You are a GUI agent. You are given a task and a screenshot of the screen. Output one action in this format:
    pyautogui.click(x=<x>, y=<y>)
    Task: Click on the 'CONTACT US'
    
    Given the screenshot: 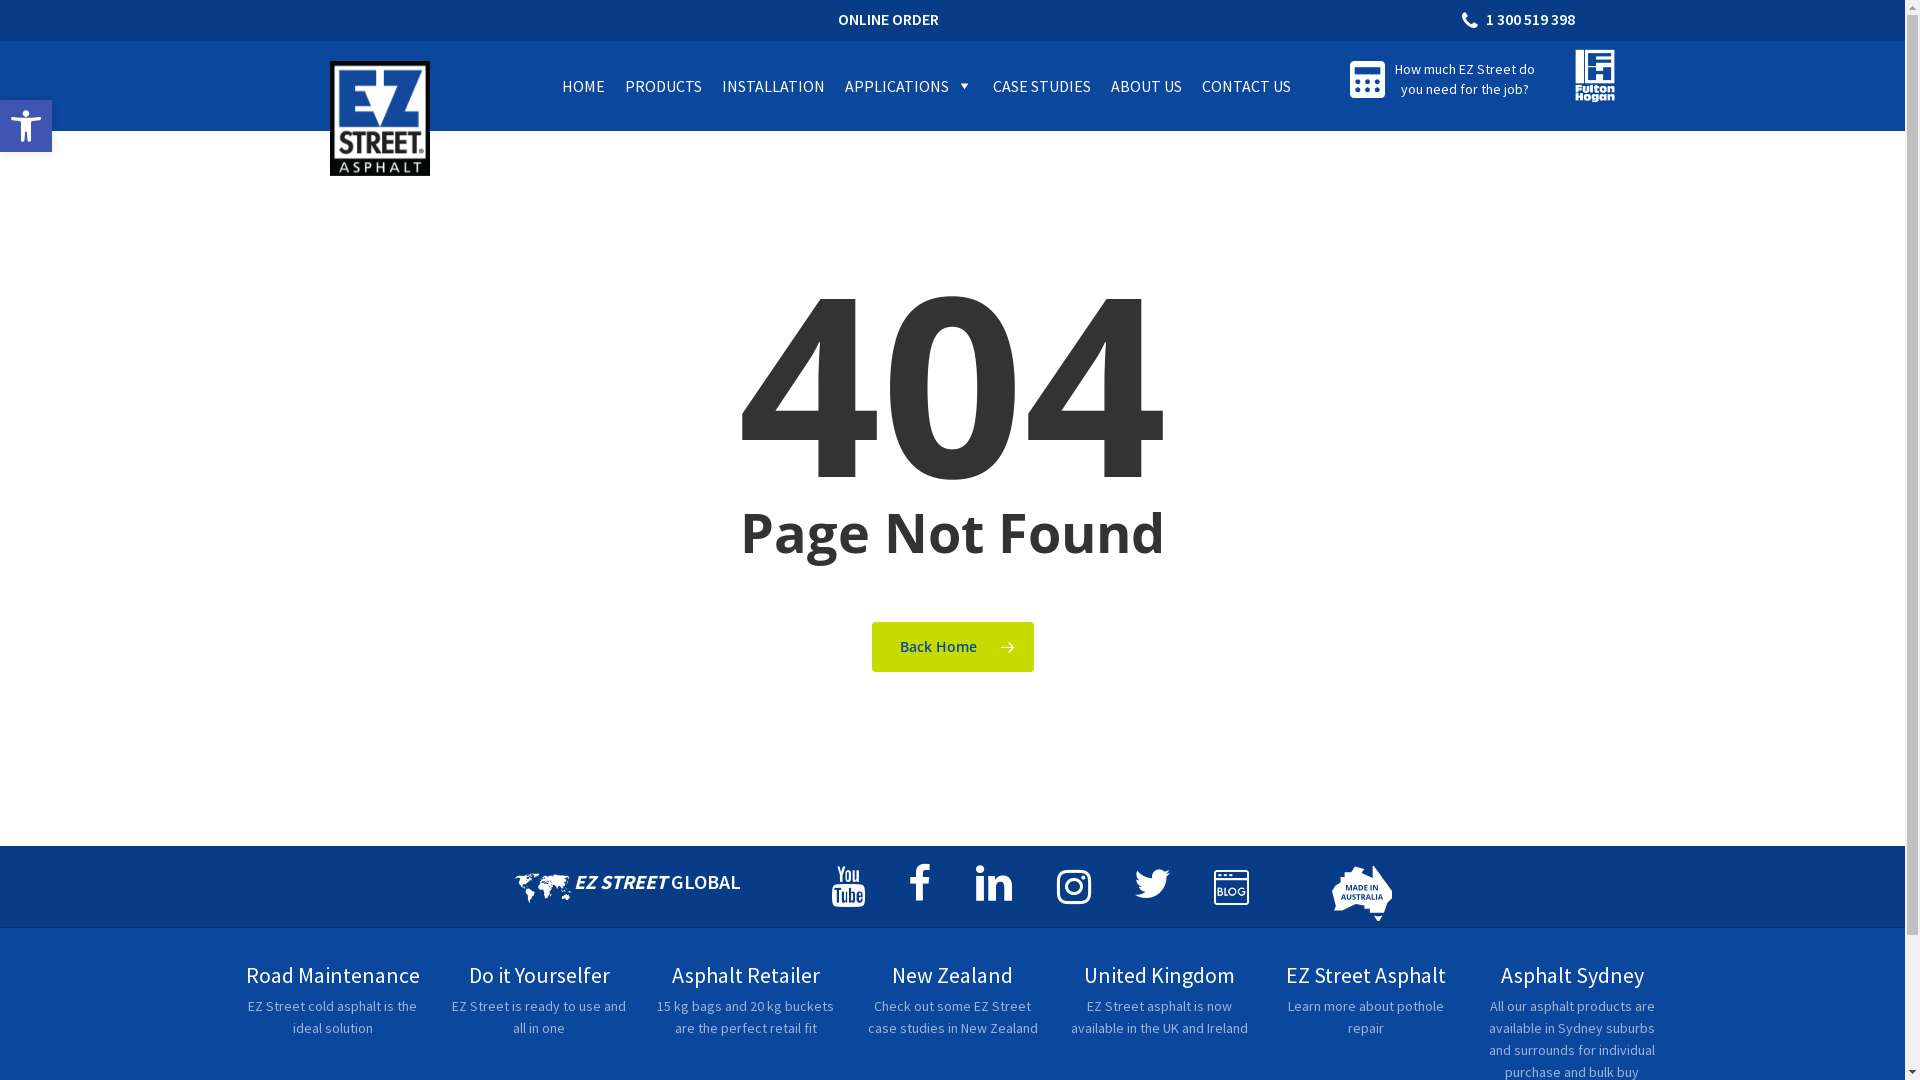 What is the action you would take?
    pyautogui.click(x=1245, y=84)
    